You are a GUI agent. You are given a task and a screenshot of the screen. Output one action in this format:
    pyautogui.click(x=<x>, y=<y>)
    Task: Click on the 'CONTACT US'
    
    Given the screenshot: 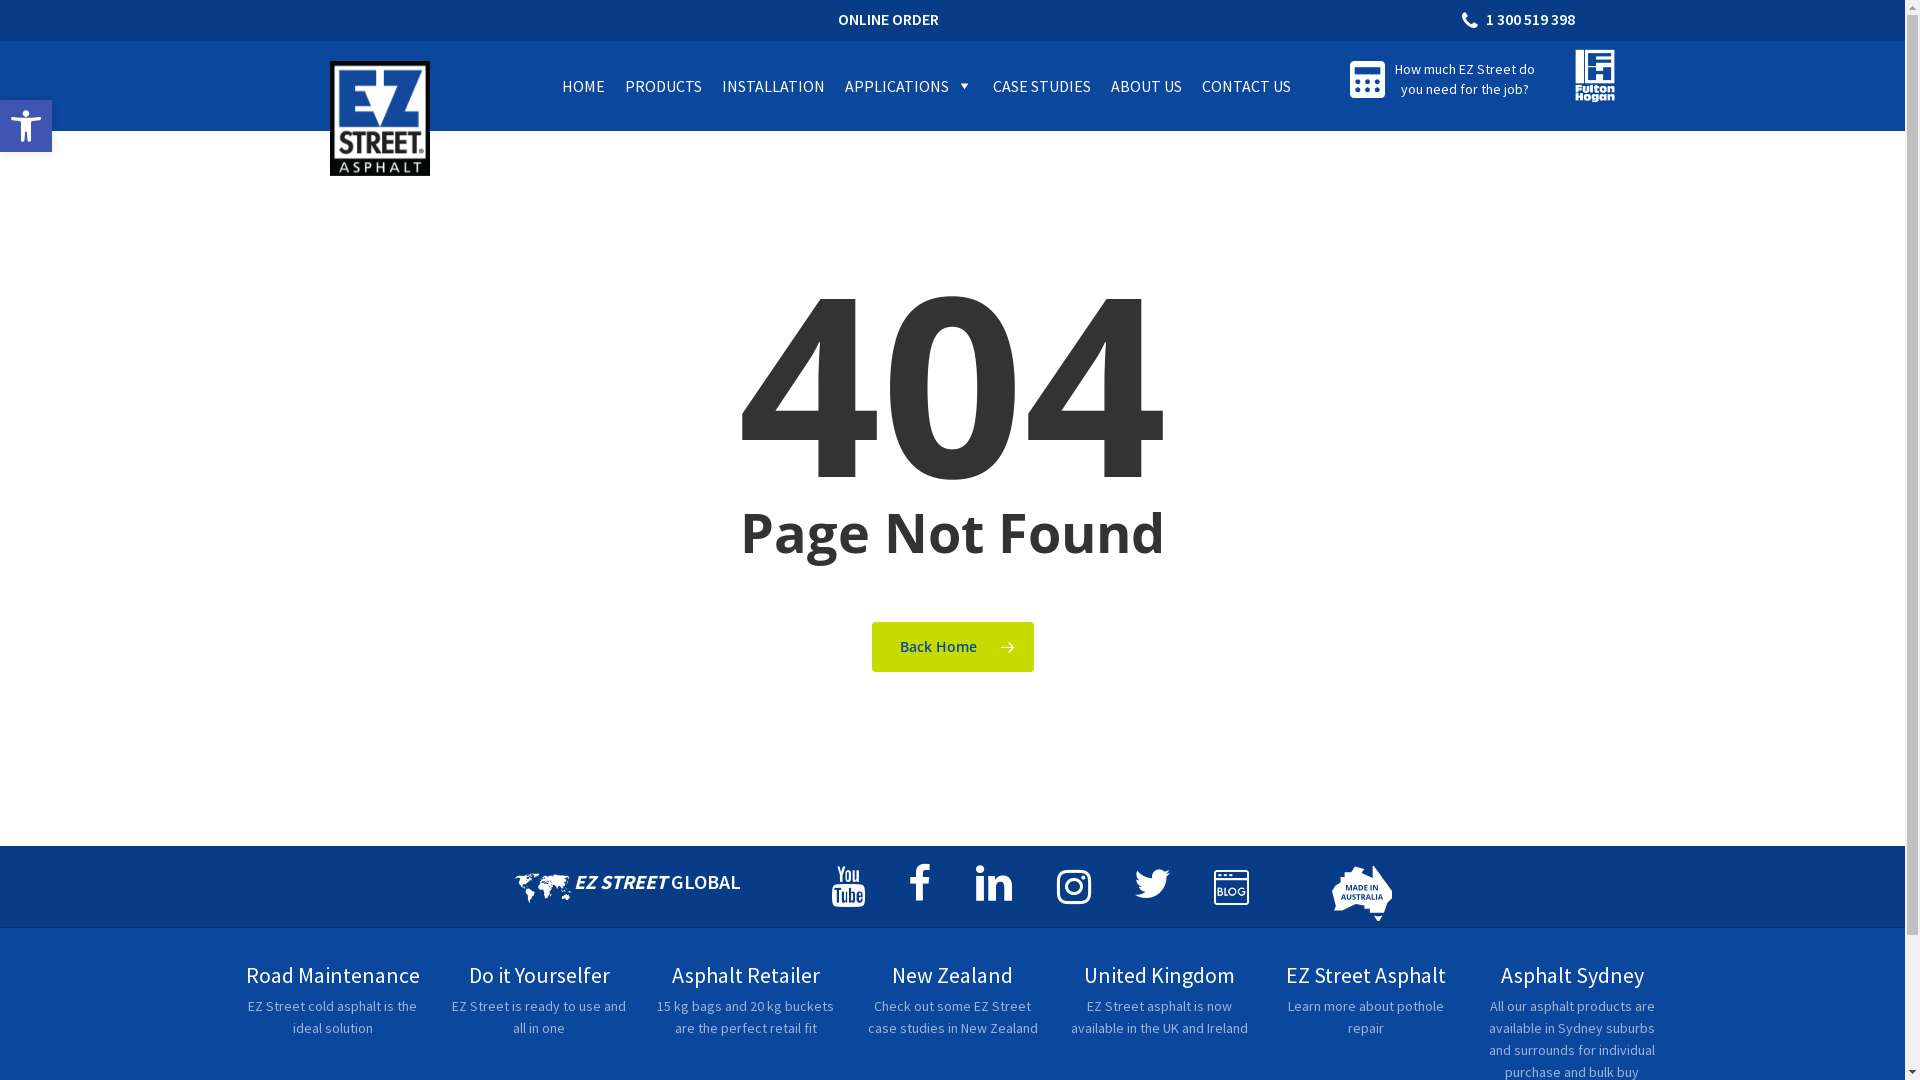 What is the action you would take?
    pyautogui.click(x=1245, y=84)
    